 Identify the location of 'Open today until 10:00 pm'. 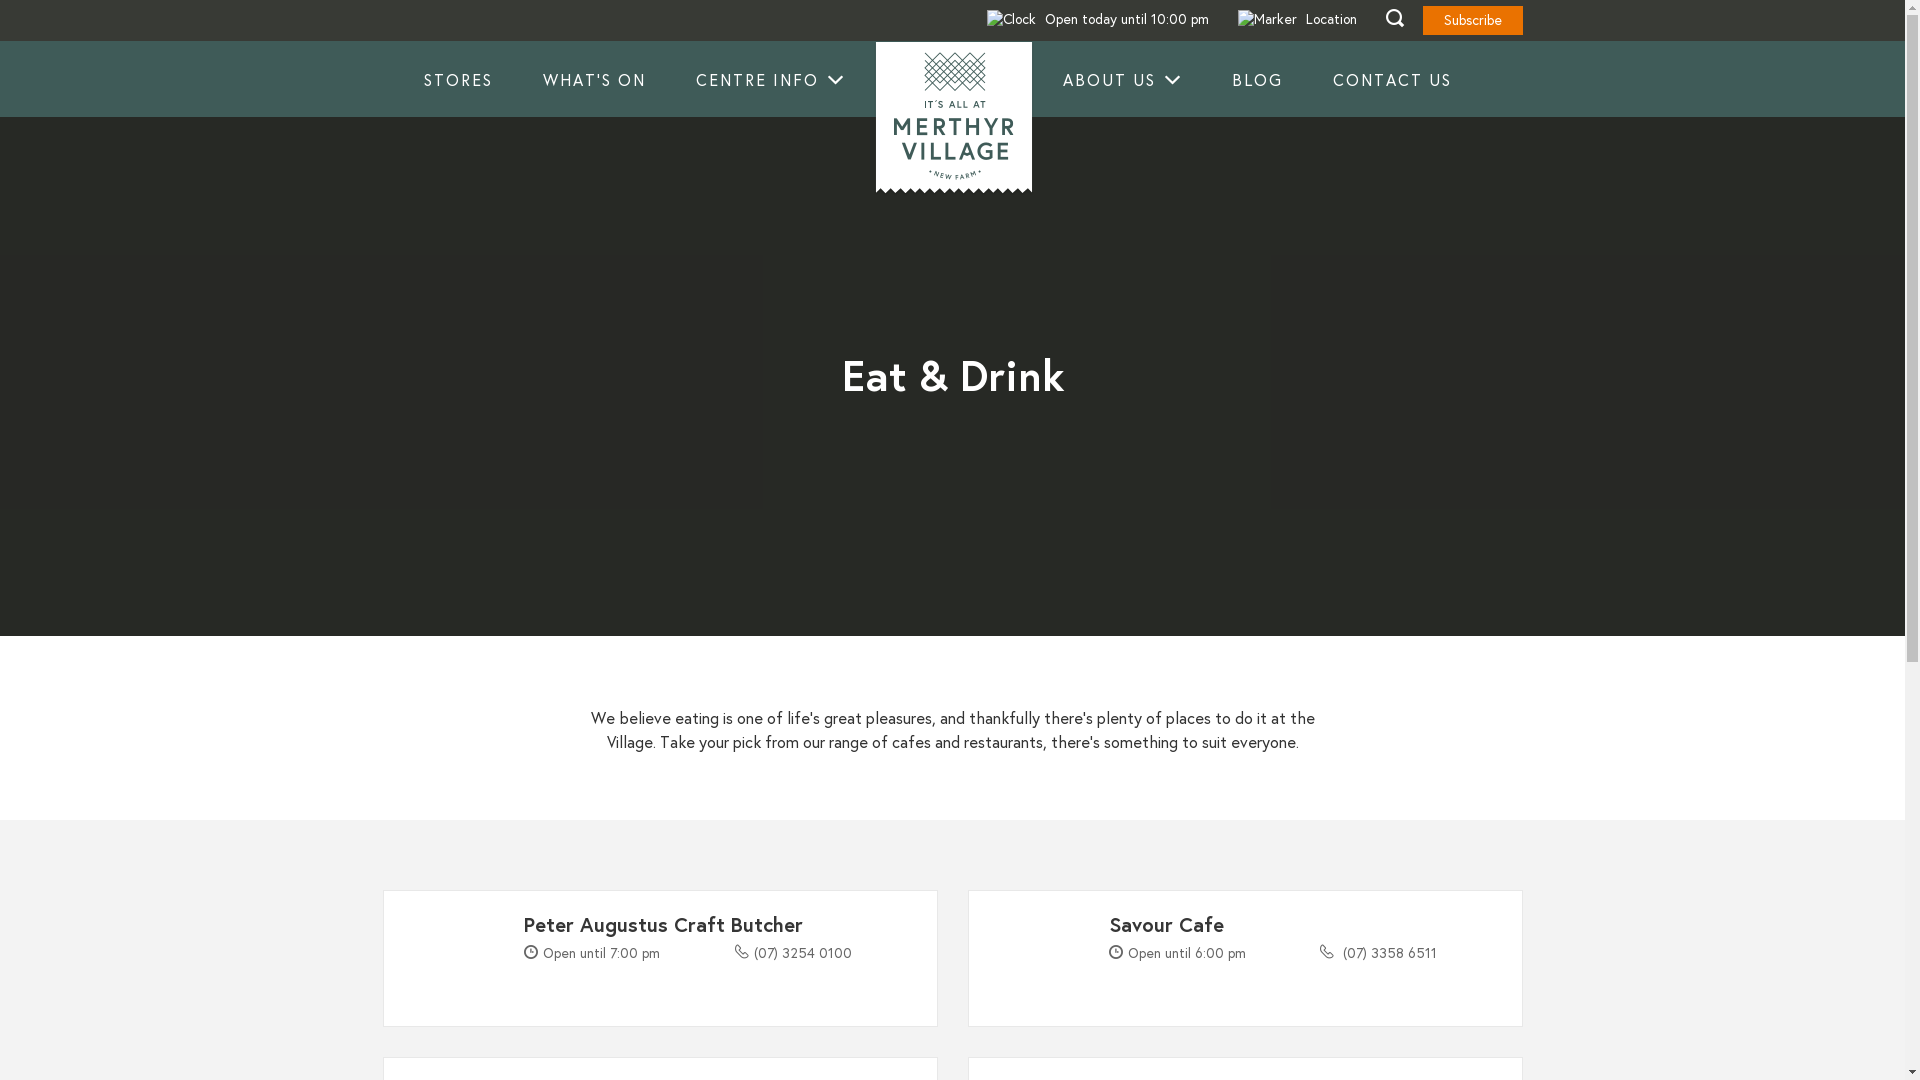
(1096, 19).